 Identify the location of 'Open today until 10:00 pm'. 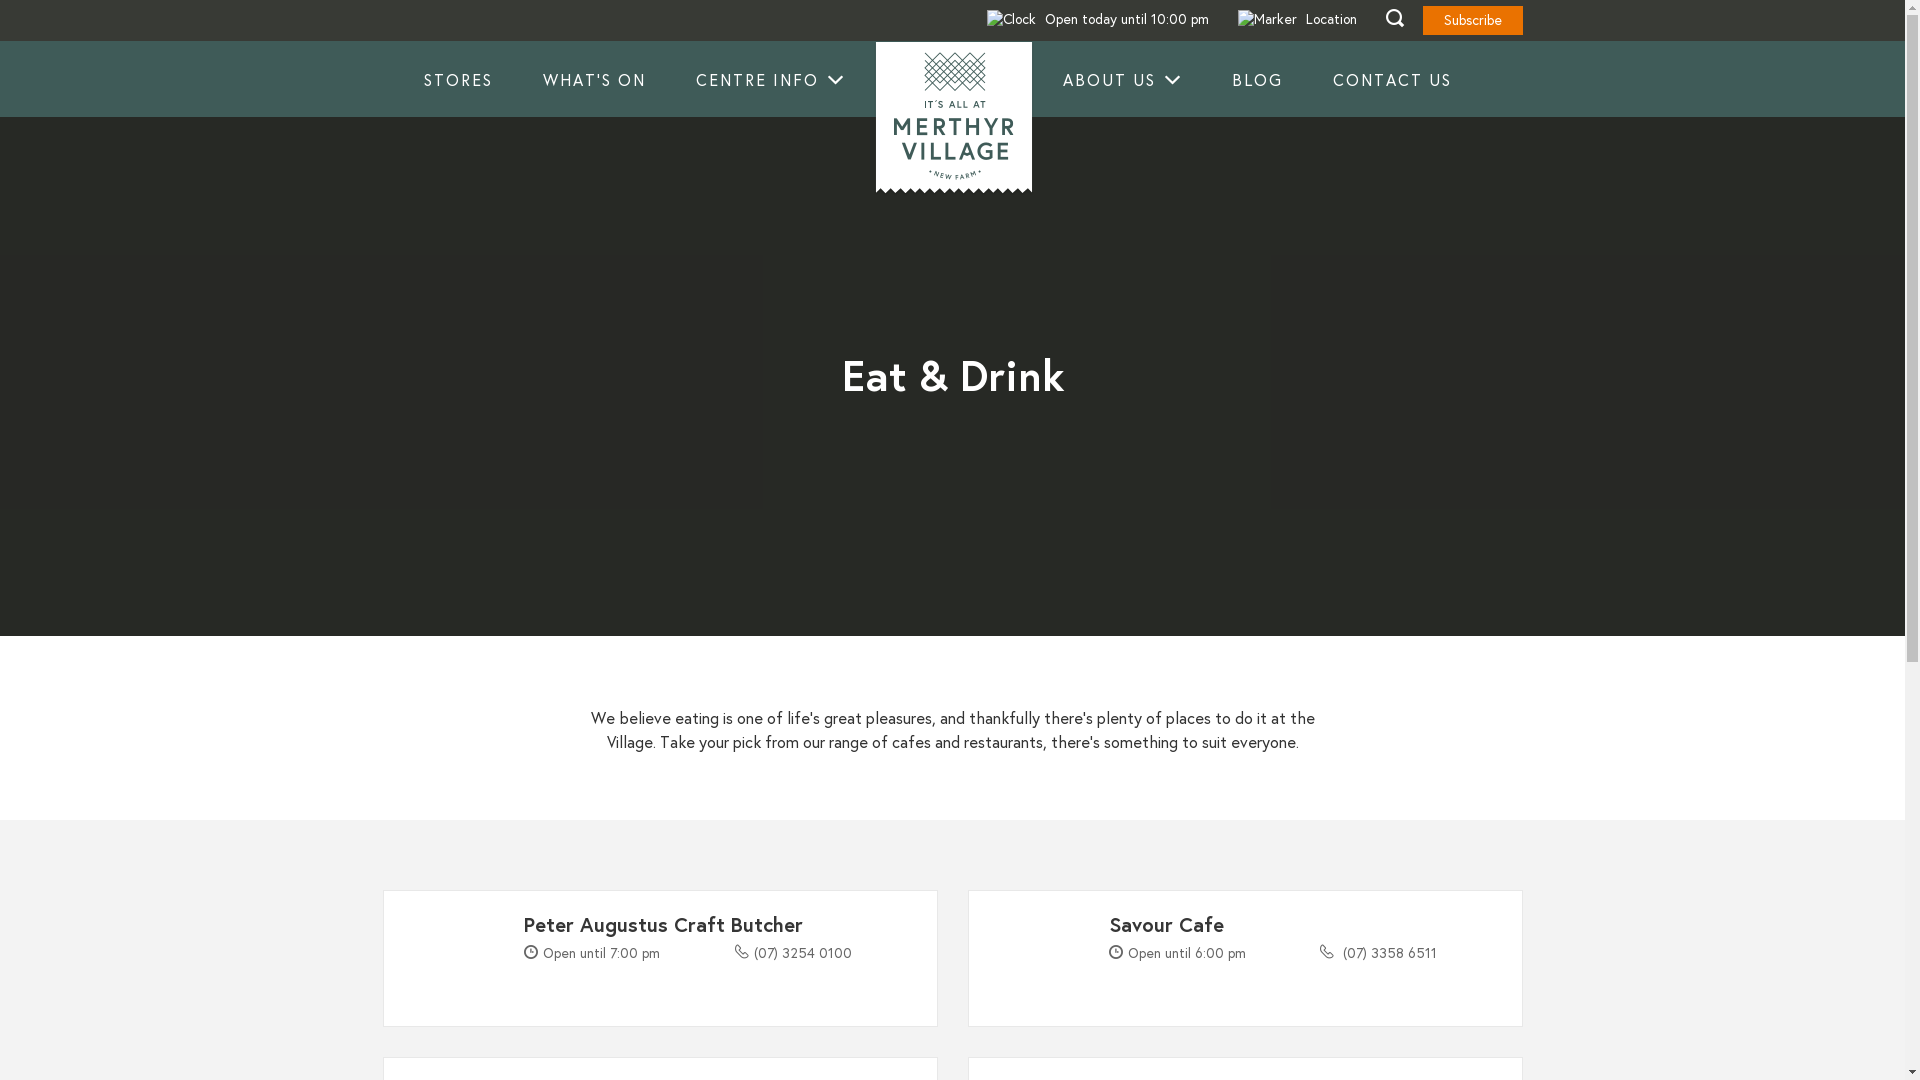
(1096, 19).